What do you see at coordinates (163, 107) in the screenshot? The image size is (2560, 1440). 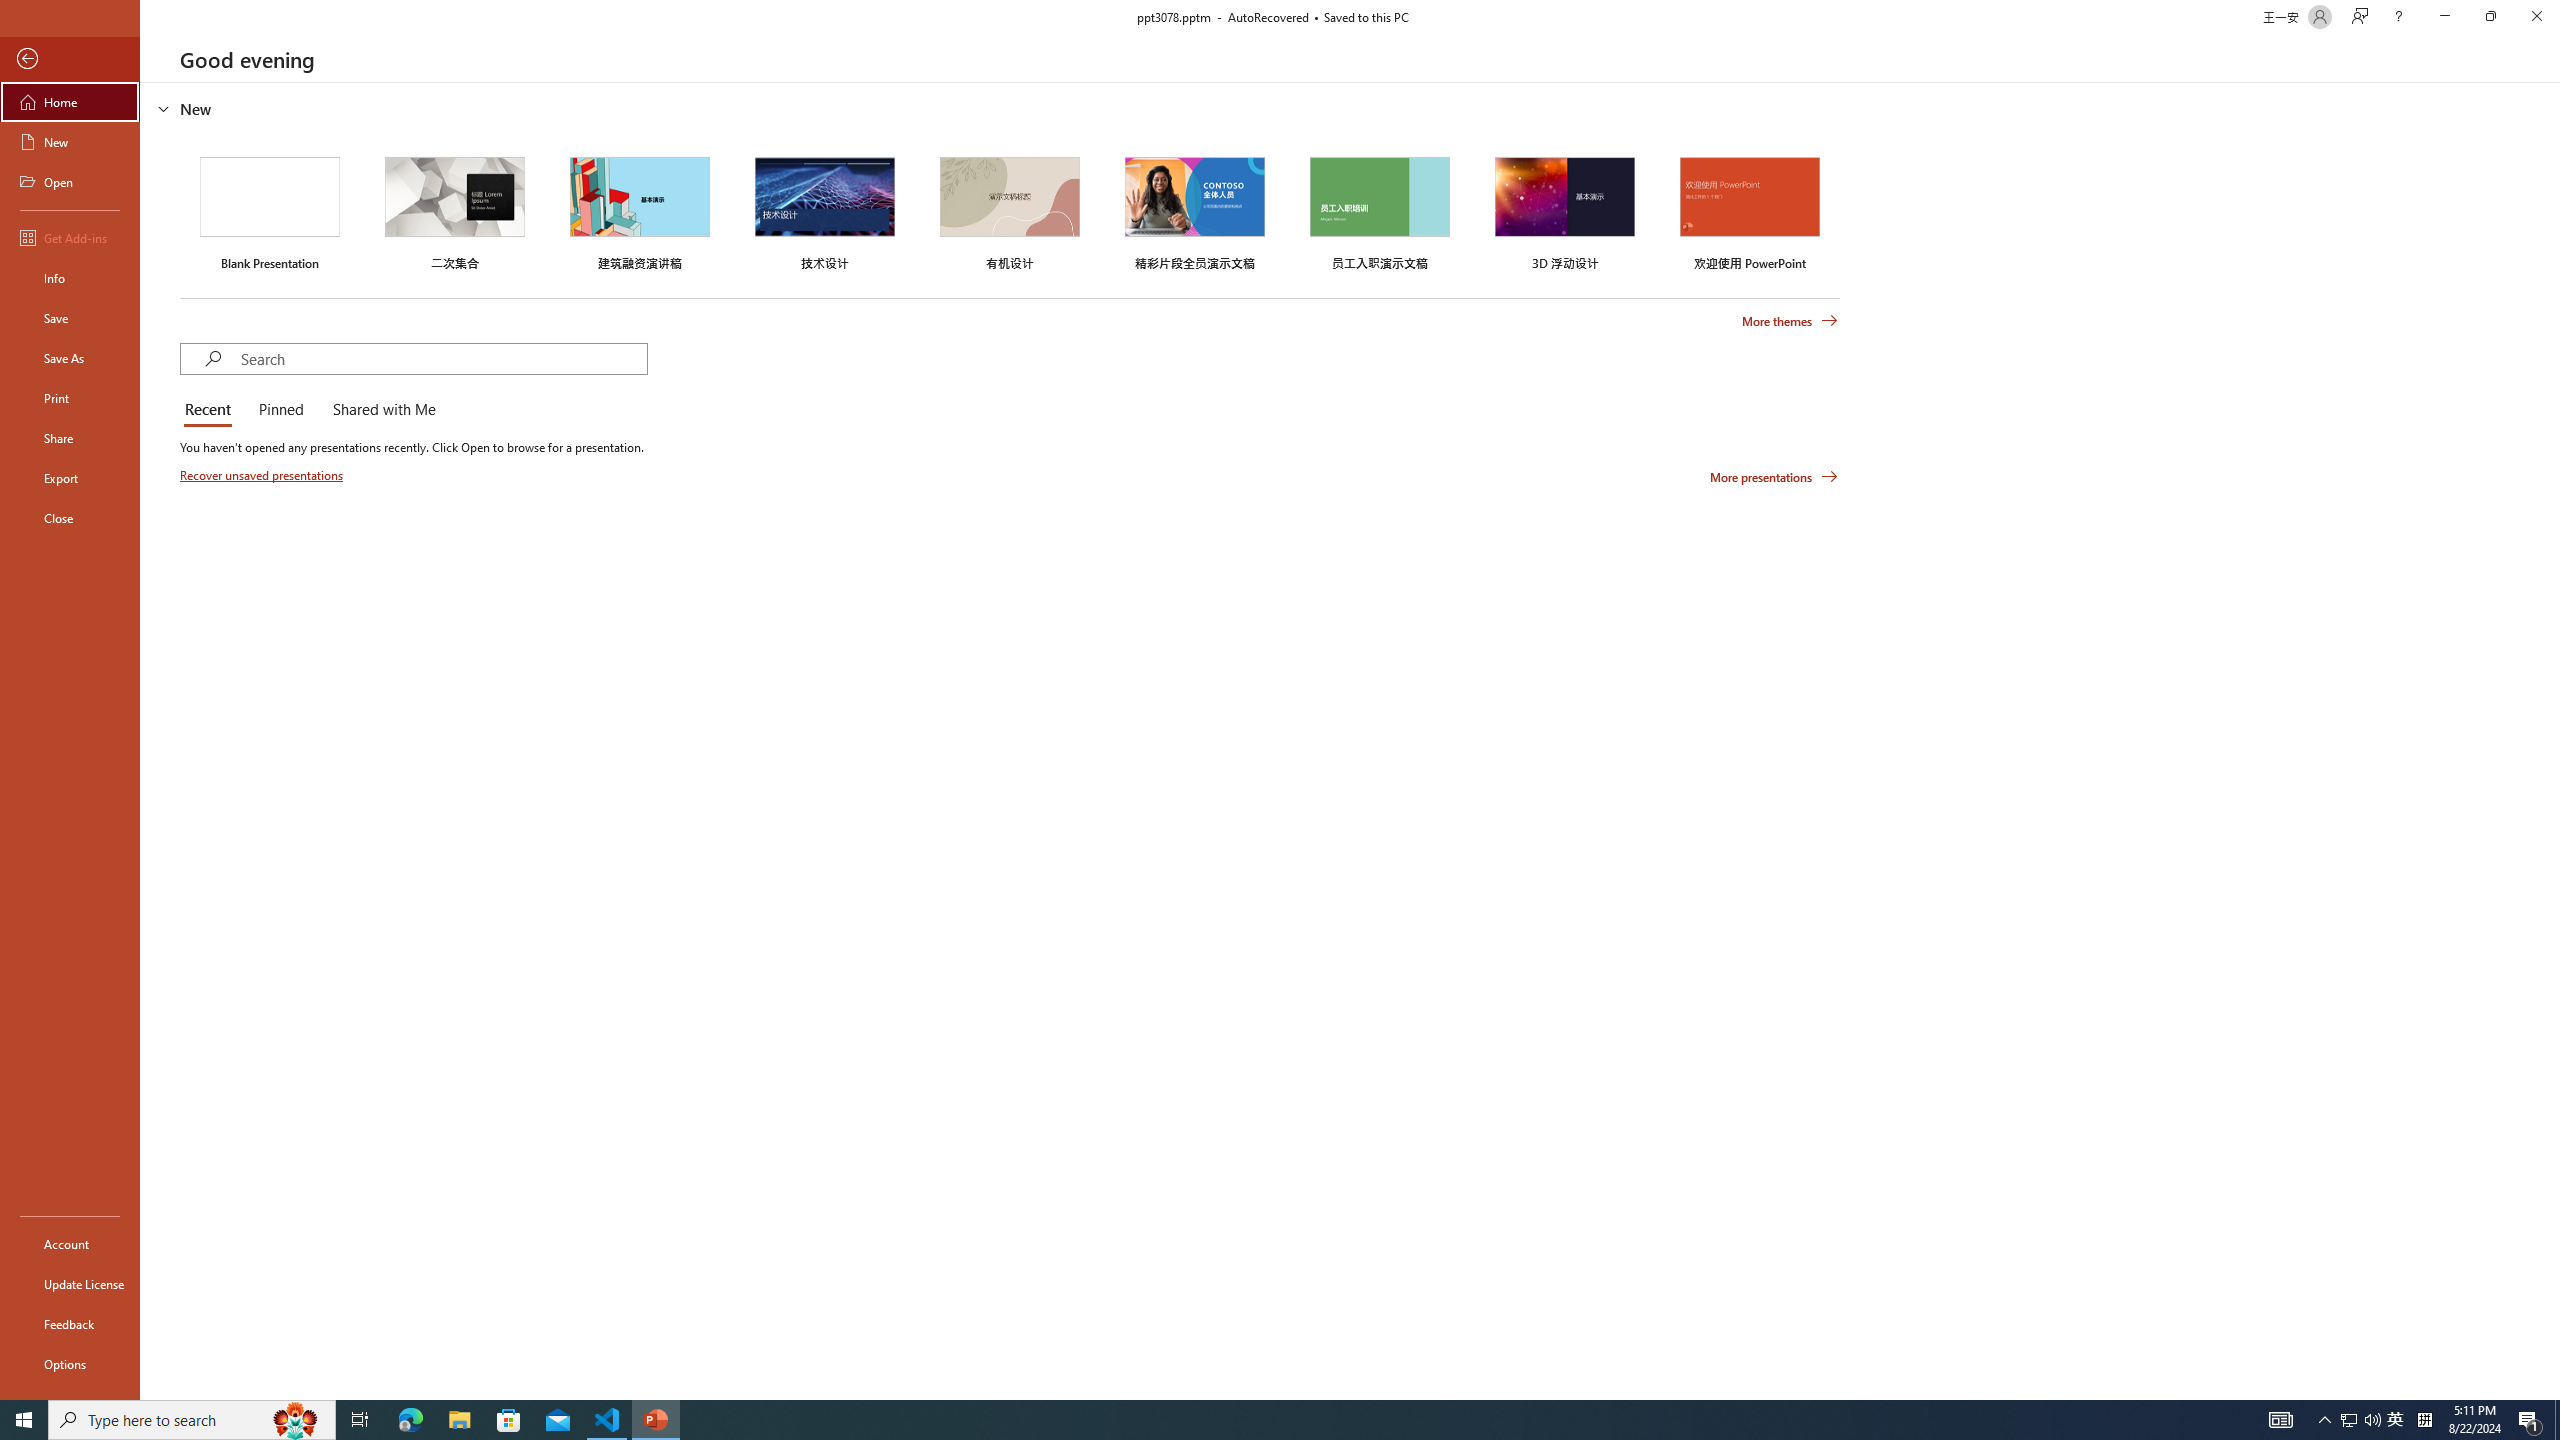 I see `'Hide or show region'` at bounding box center [163, 107].